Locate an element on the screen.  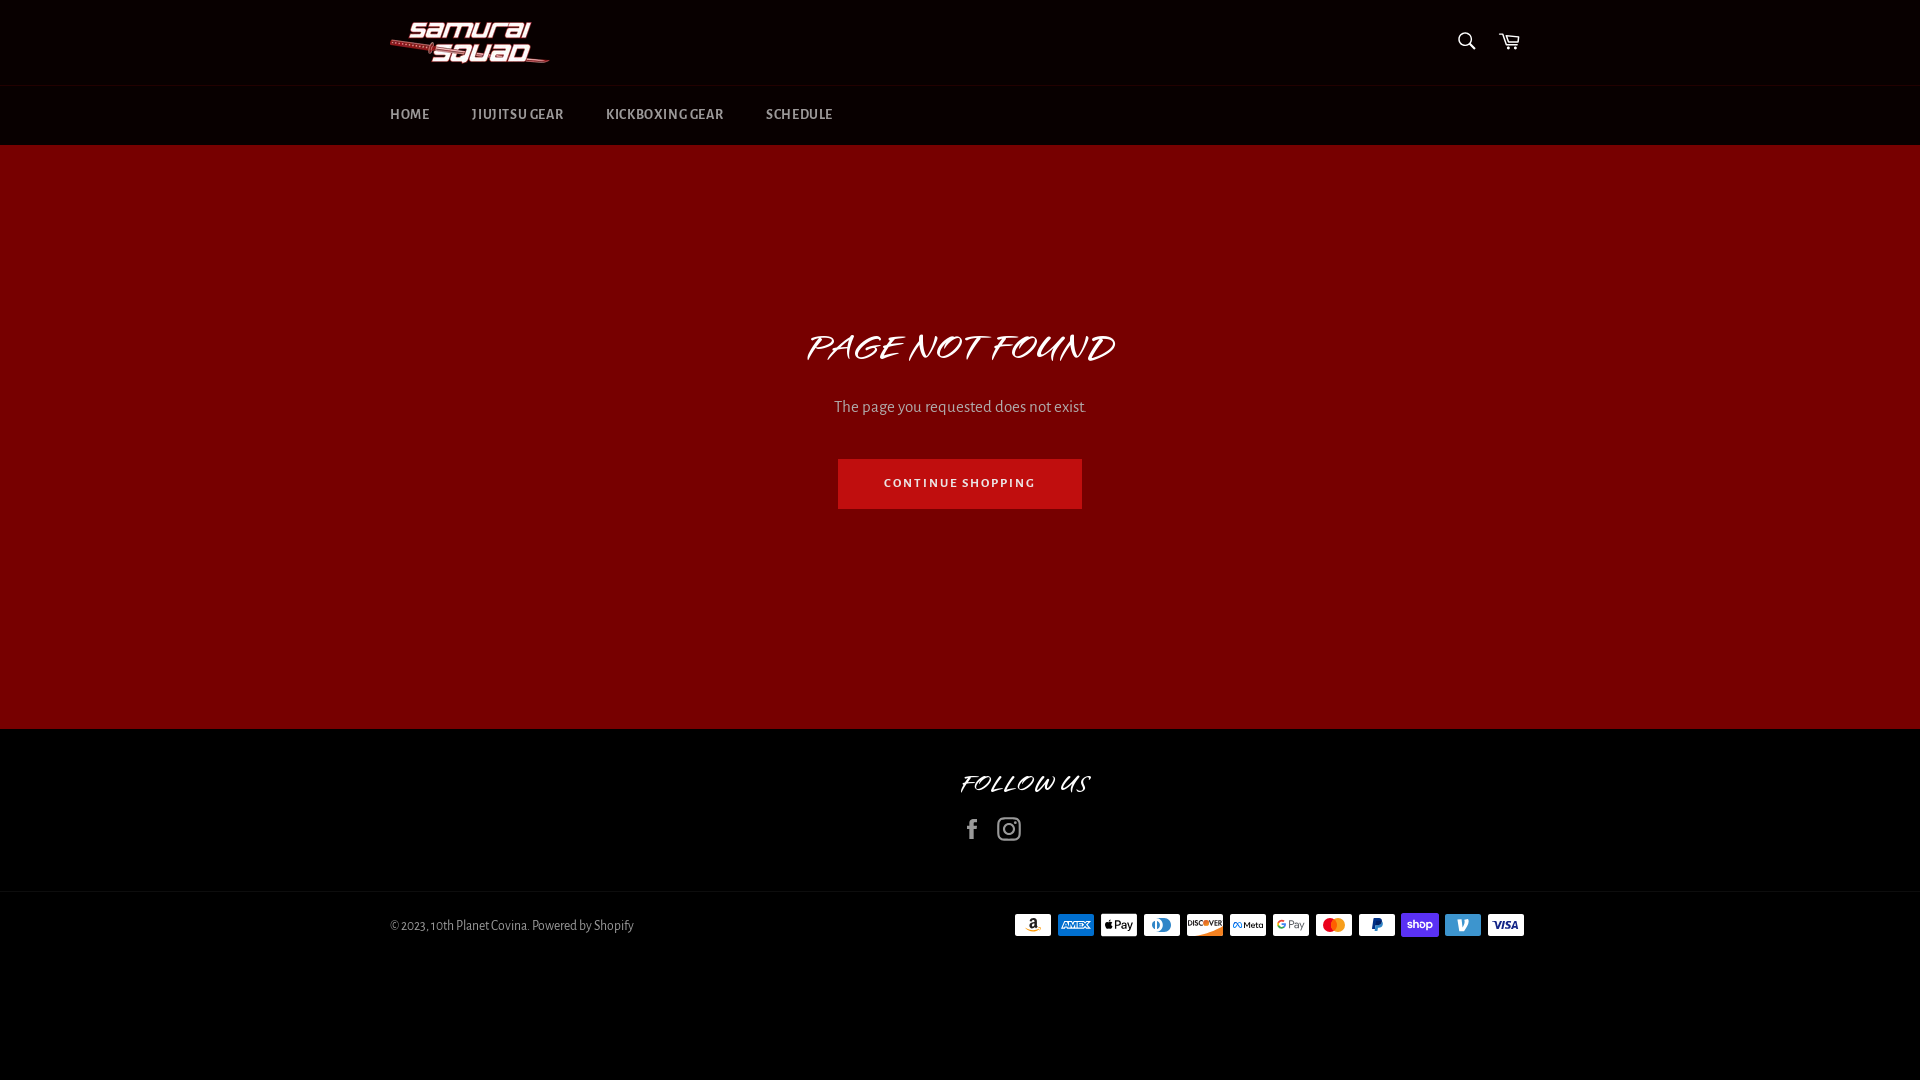
'Powered by Shopify' is located at coordinates (581, 925).